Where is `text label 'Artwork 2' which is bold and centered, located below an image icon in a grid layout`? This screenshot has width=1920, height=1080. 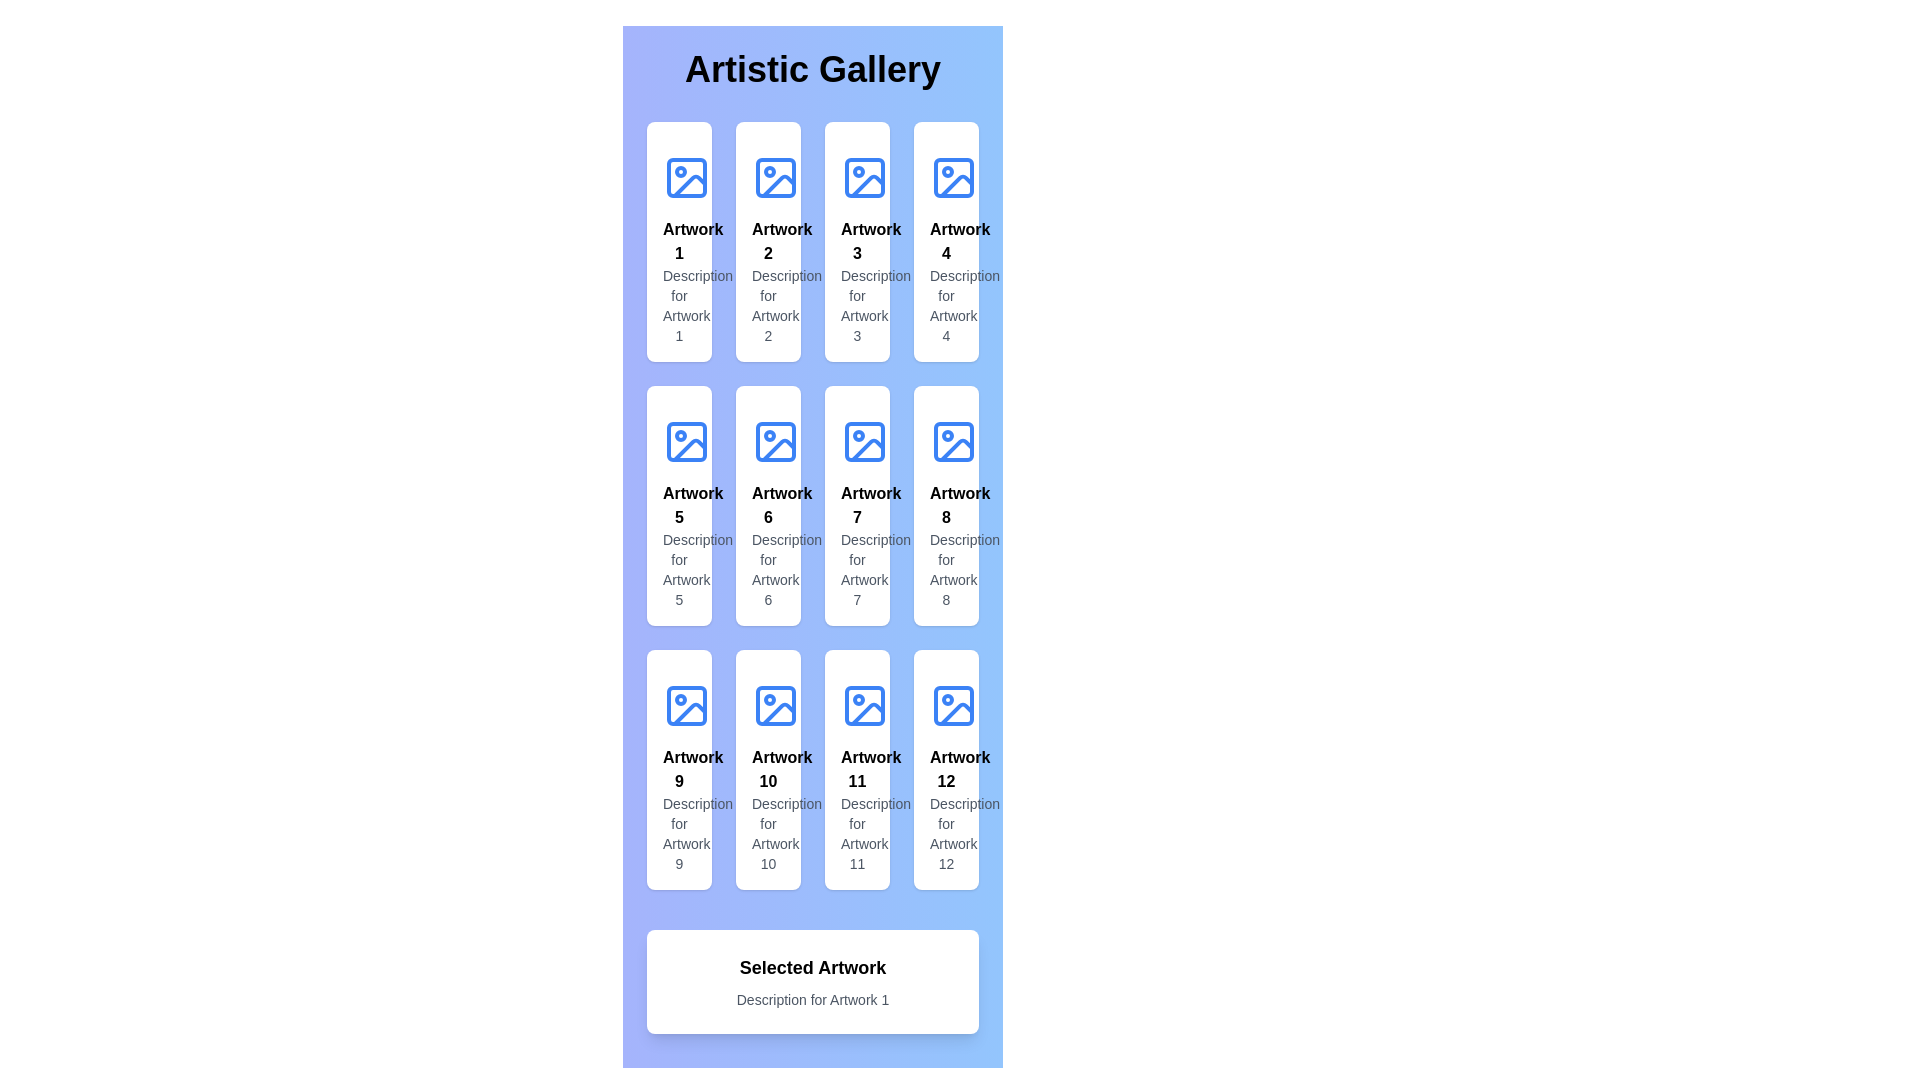 text label 'Artwork 2' which is bold and centered, located below an image icon in a grid layout is located at coordinates (767, 241).